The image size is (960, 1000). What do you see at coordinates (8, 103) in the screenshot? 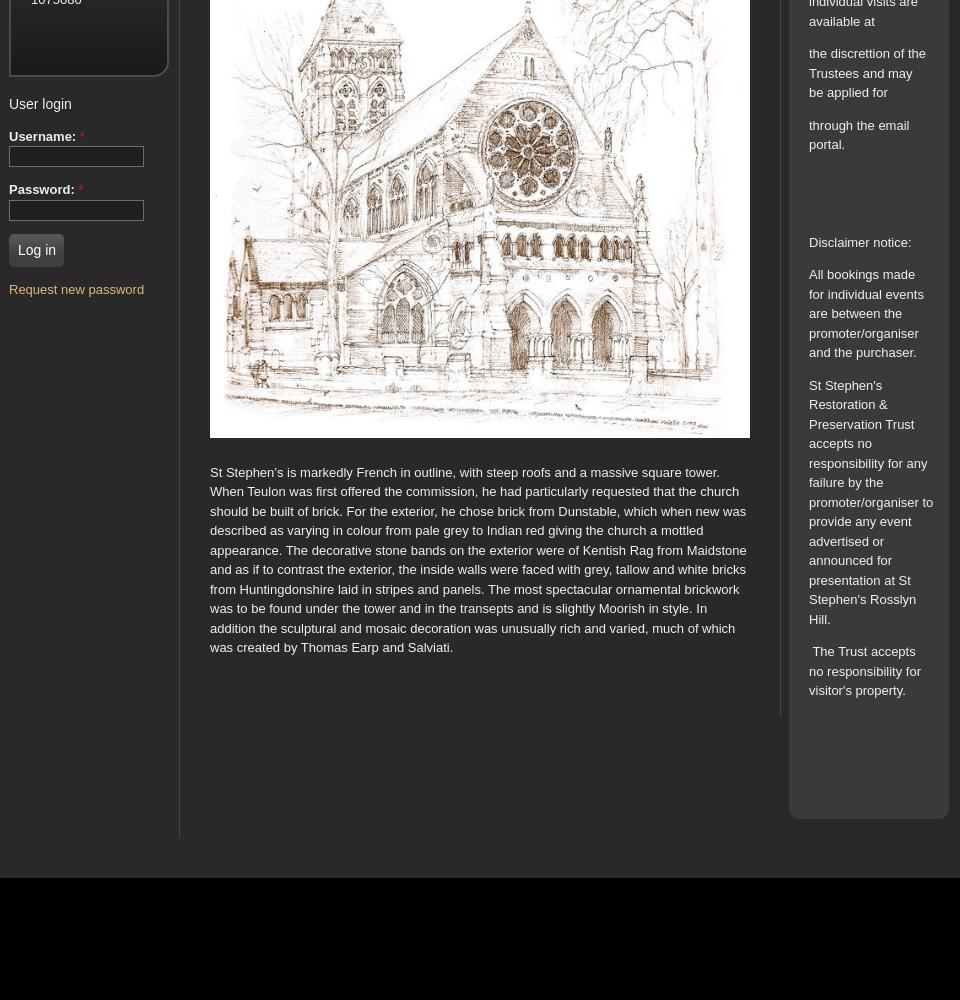
I see `'User login'` at bounding box center [8, 103].